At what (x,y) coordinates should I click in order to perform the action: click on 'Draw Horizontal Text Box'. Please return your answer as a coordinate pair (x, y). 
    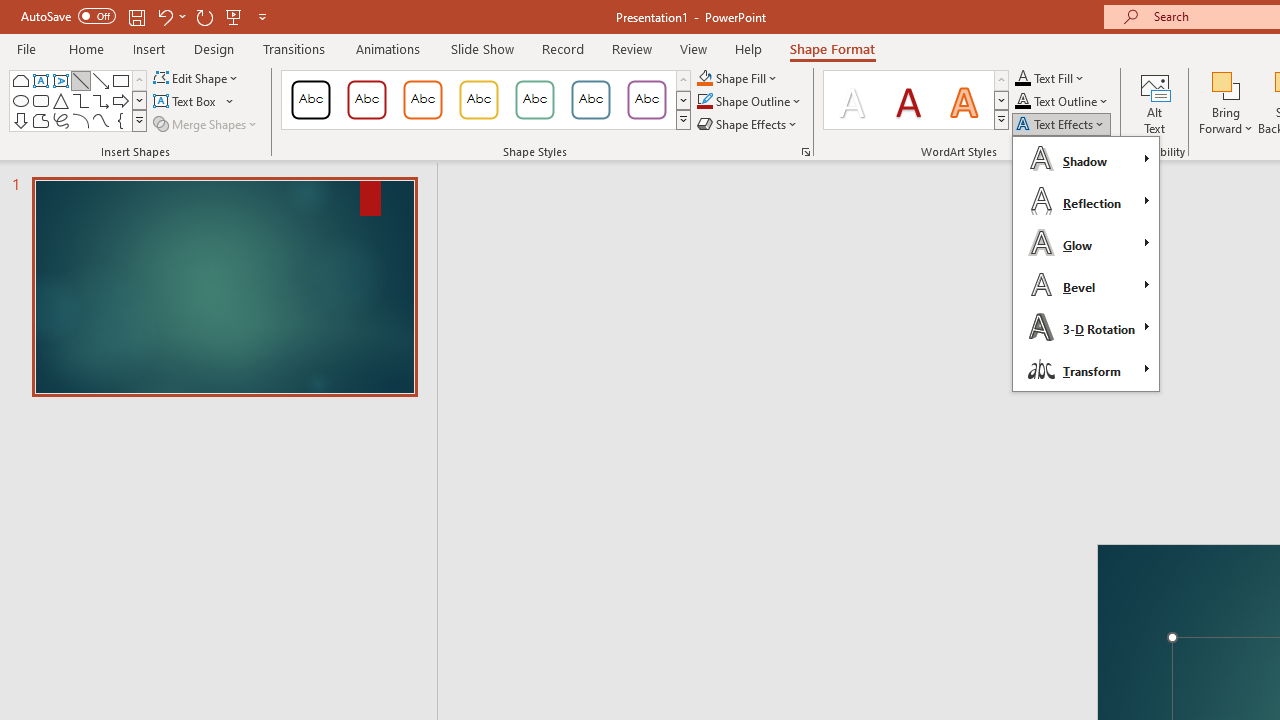
    Looking at the image, I should click on (186, 101).